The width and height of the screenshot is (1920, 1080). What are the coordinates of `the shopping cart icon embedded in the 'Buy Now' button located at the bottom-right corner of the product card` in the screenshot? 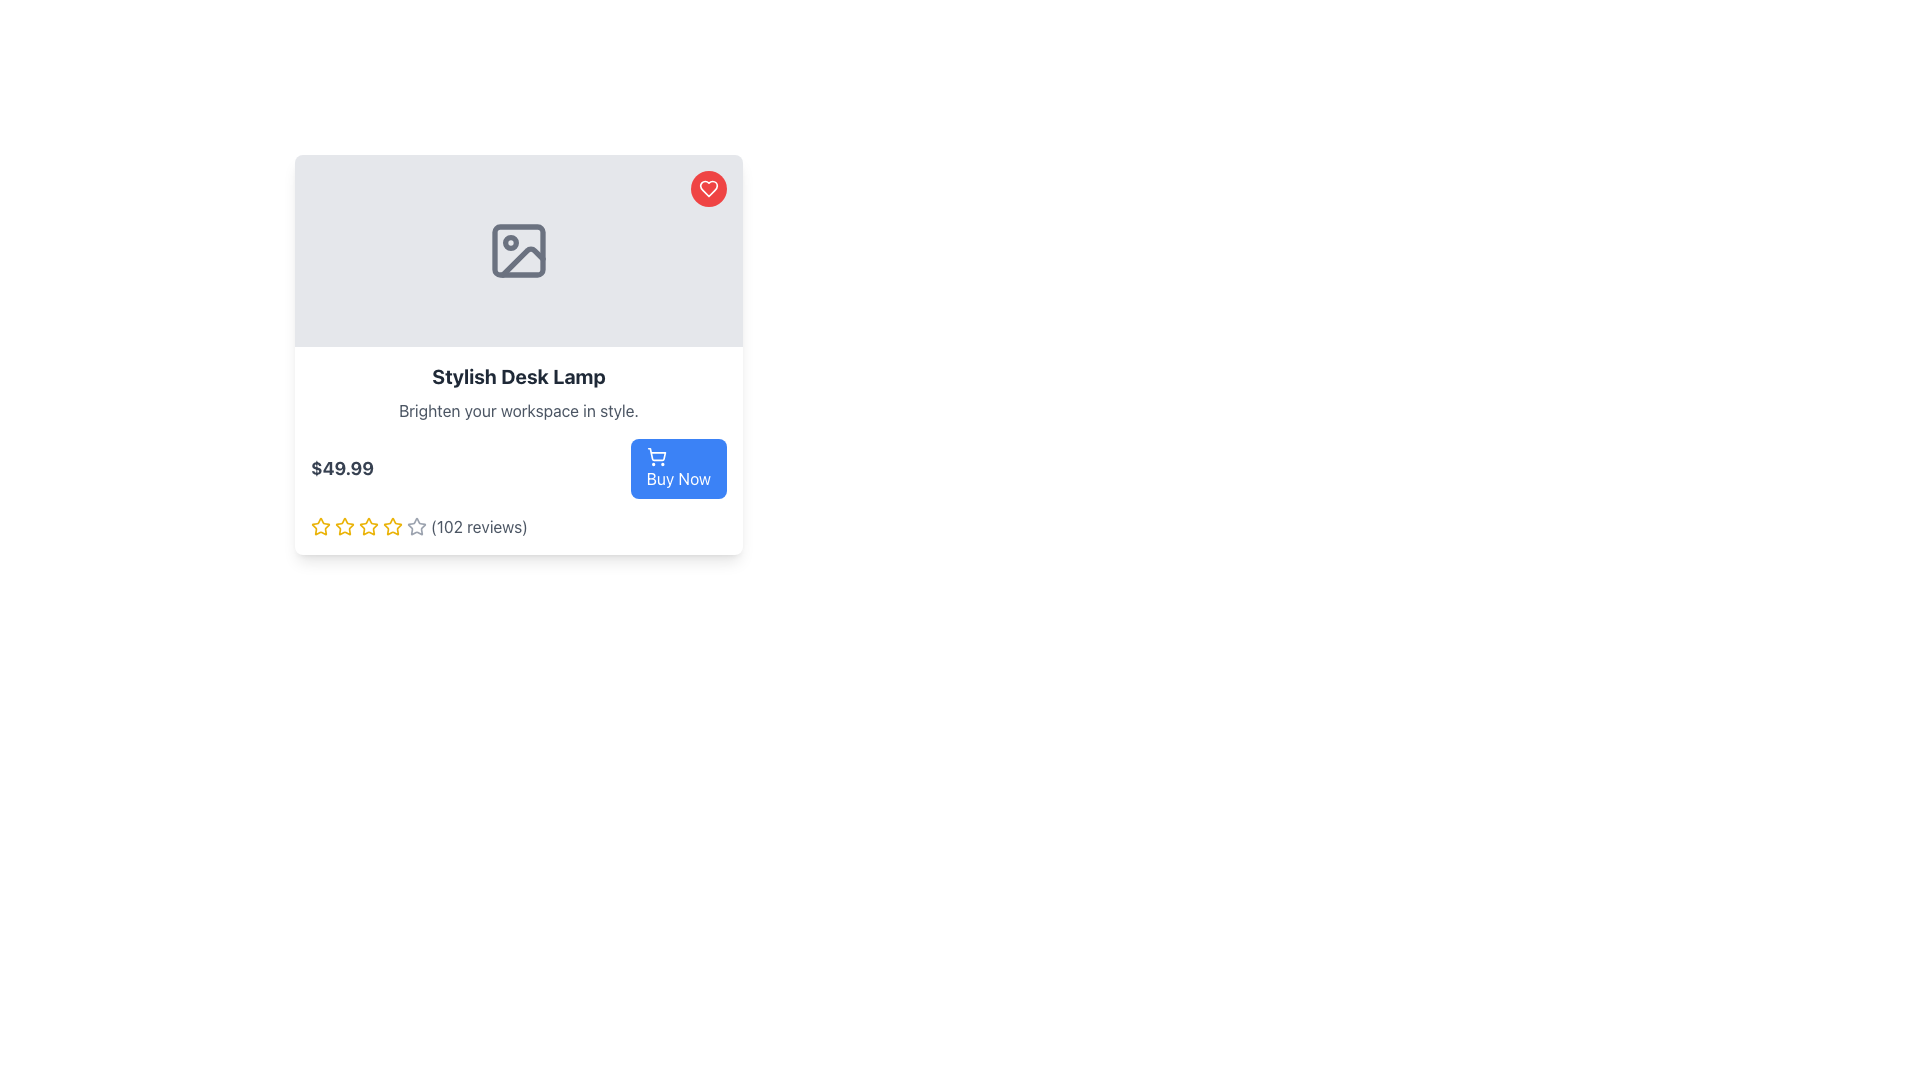 It's located at (656, 456).